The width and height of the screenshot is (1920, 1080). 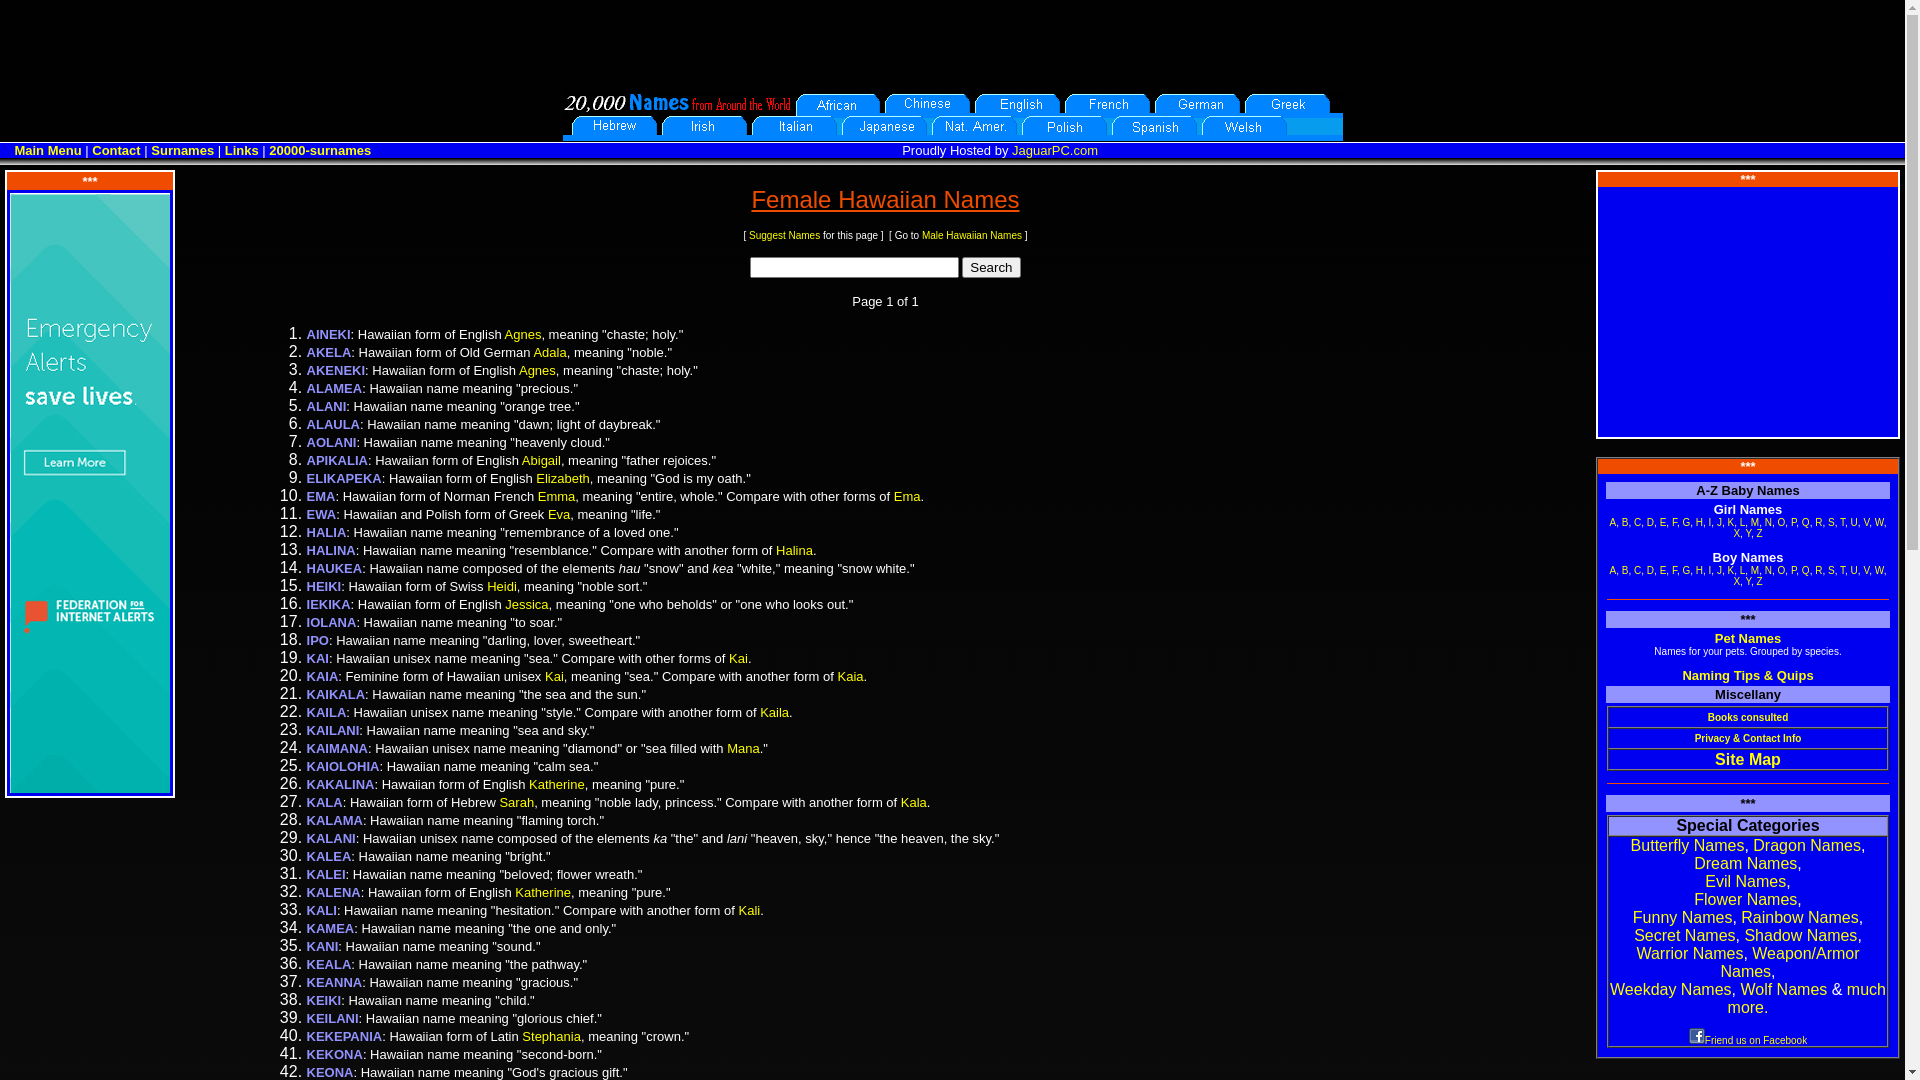 What do you see at coordinates (1688, 1039) in the screenshot?
I see `'Friend us on Facebook'` at bounding box center [1688, 1039].